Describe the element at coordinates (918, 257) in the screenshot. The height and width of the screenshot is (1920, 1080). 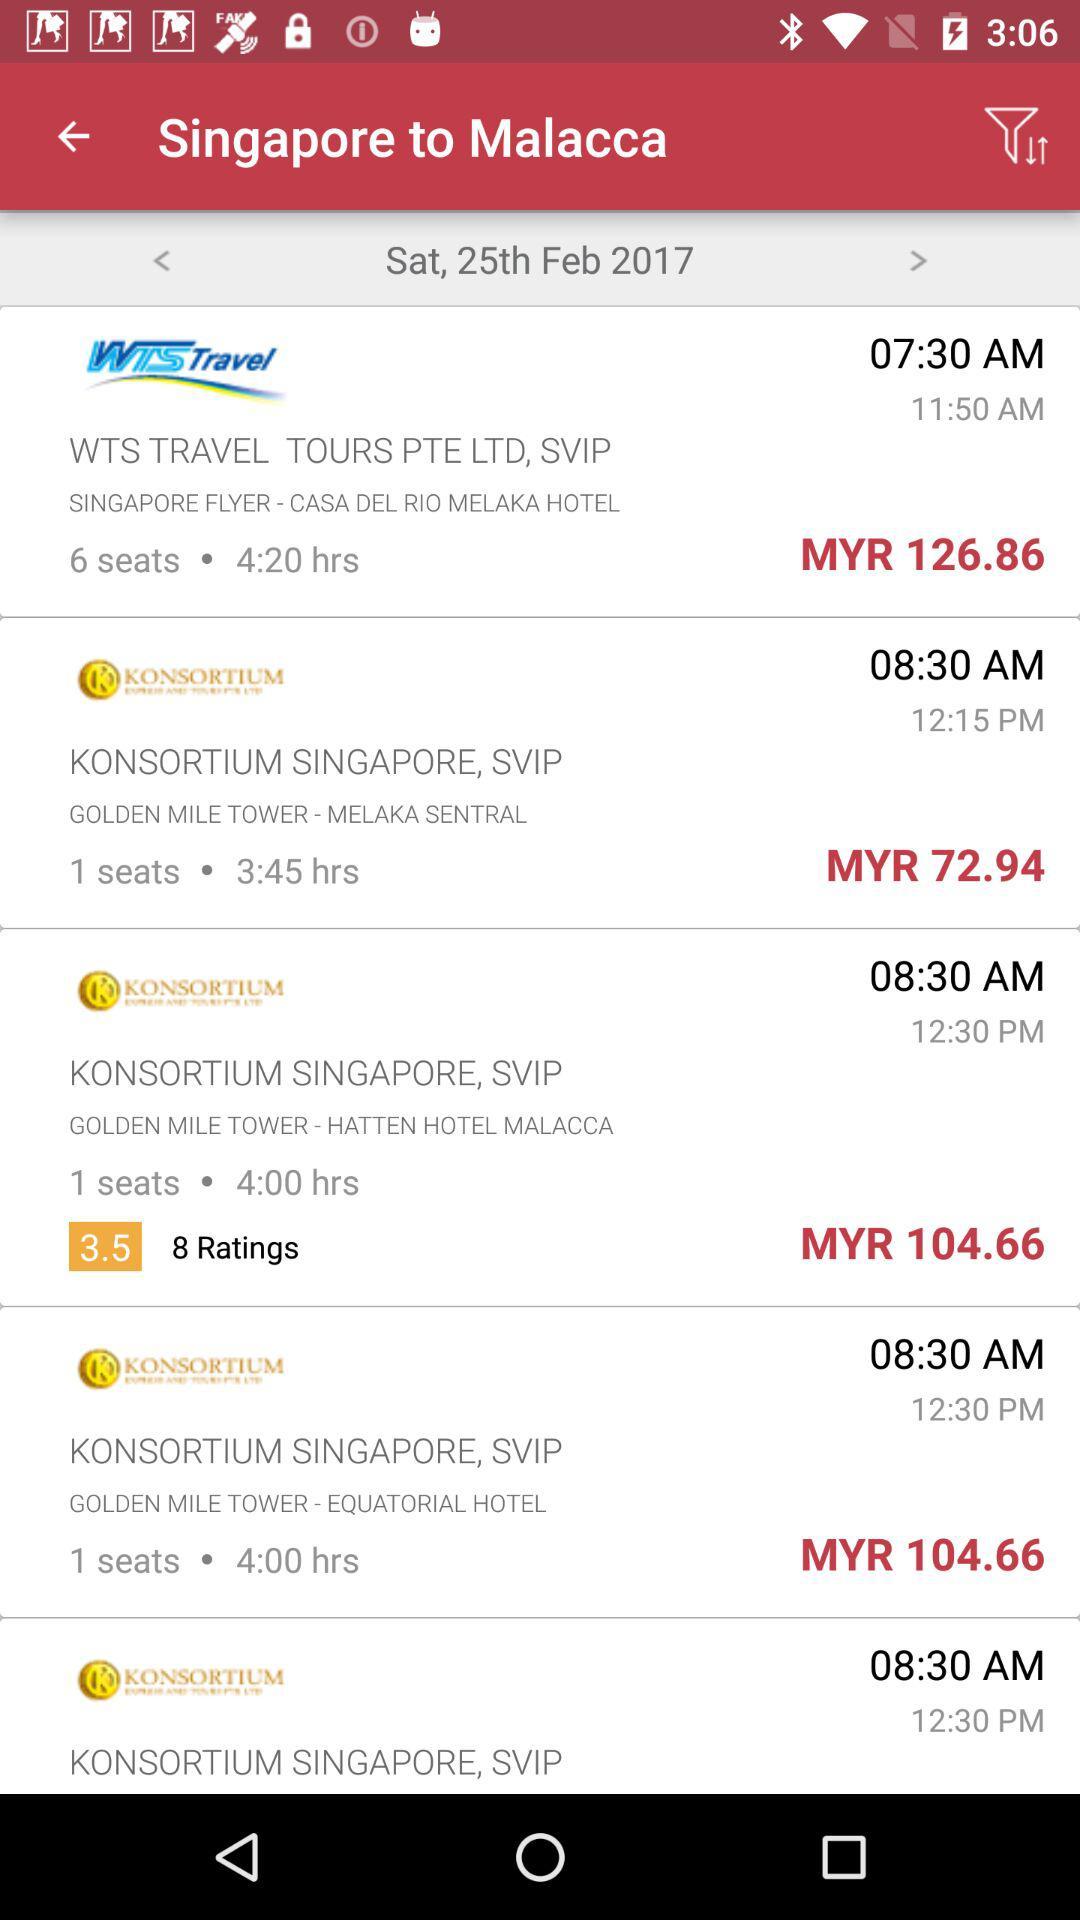
I see `next page` at that location.